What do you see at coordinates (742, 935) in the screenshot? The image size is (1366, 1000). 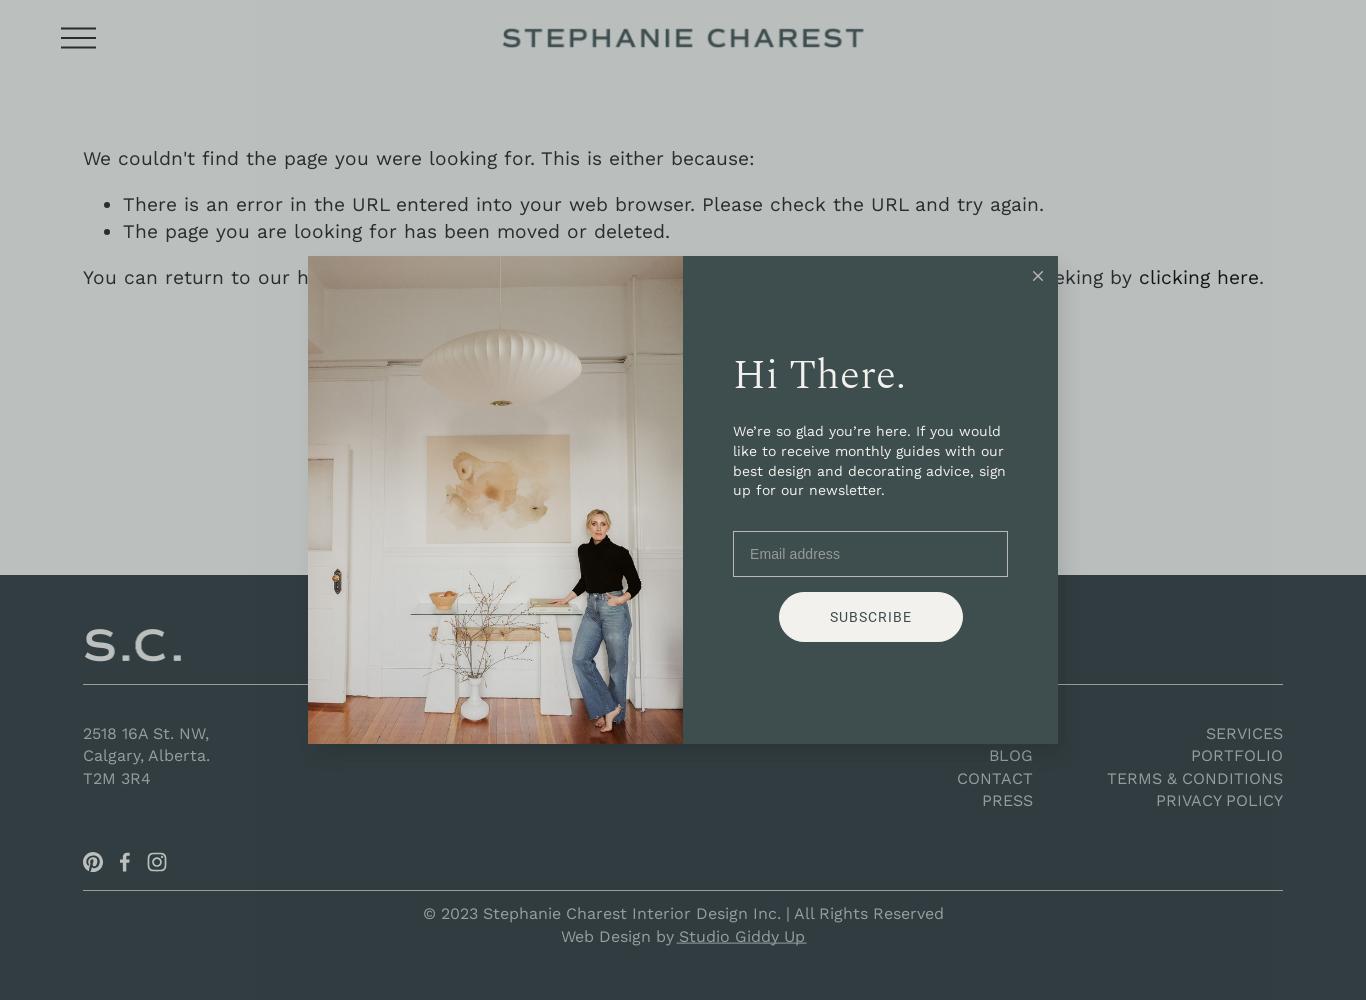 I see `'Studio Giddy Up'` at bounding box center [742, 935].